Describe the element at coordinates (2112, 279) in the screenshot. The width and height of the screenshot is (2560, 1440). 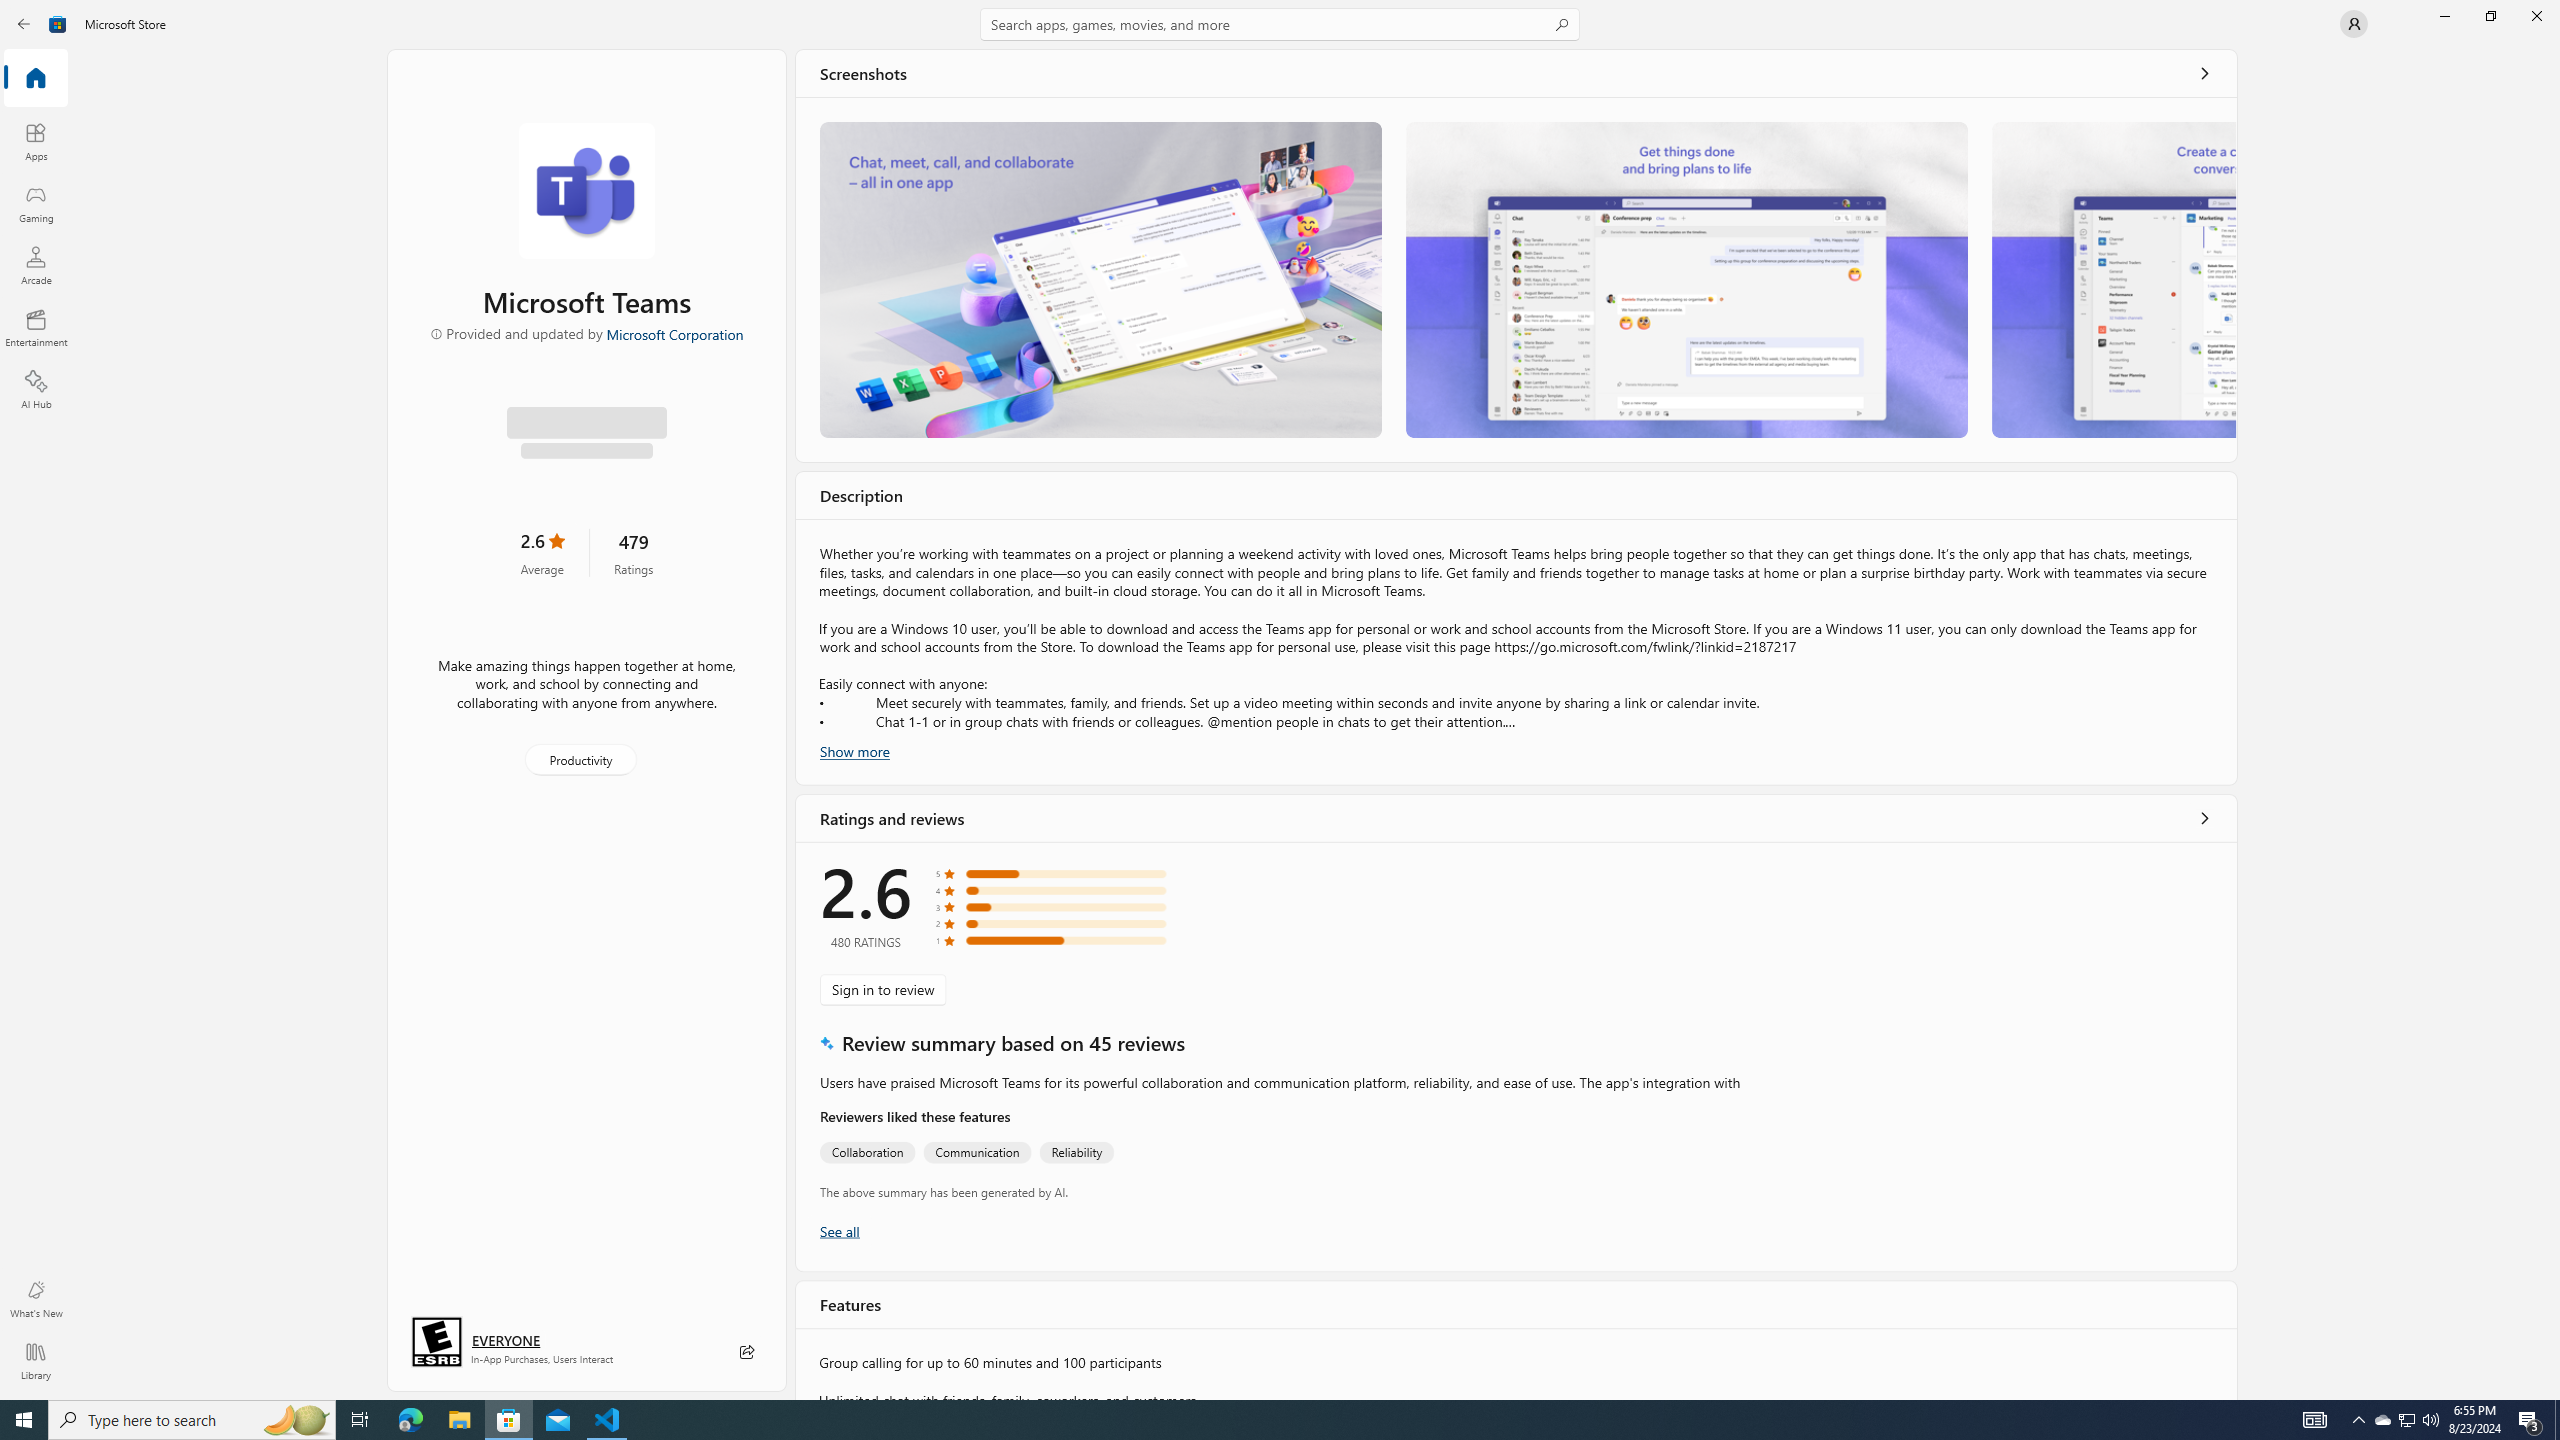
I see `'Screenshot 3'` at that location.